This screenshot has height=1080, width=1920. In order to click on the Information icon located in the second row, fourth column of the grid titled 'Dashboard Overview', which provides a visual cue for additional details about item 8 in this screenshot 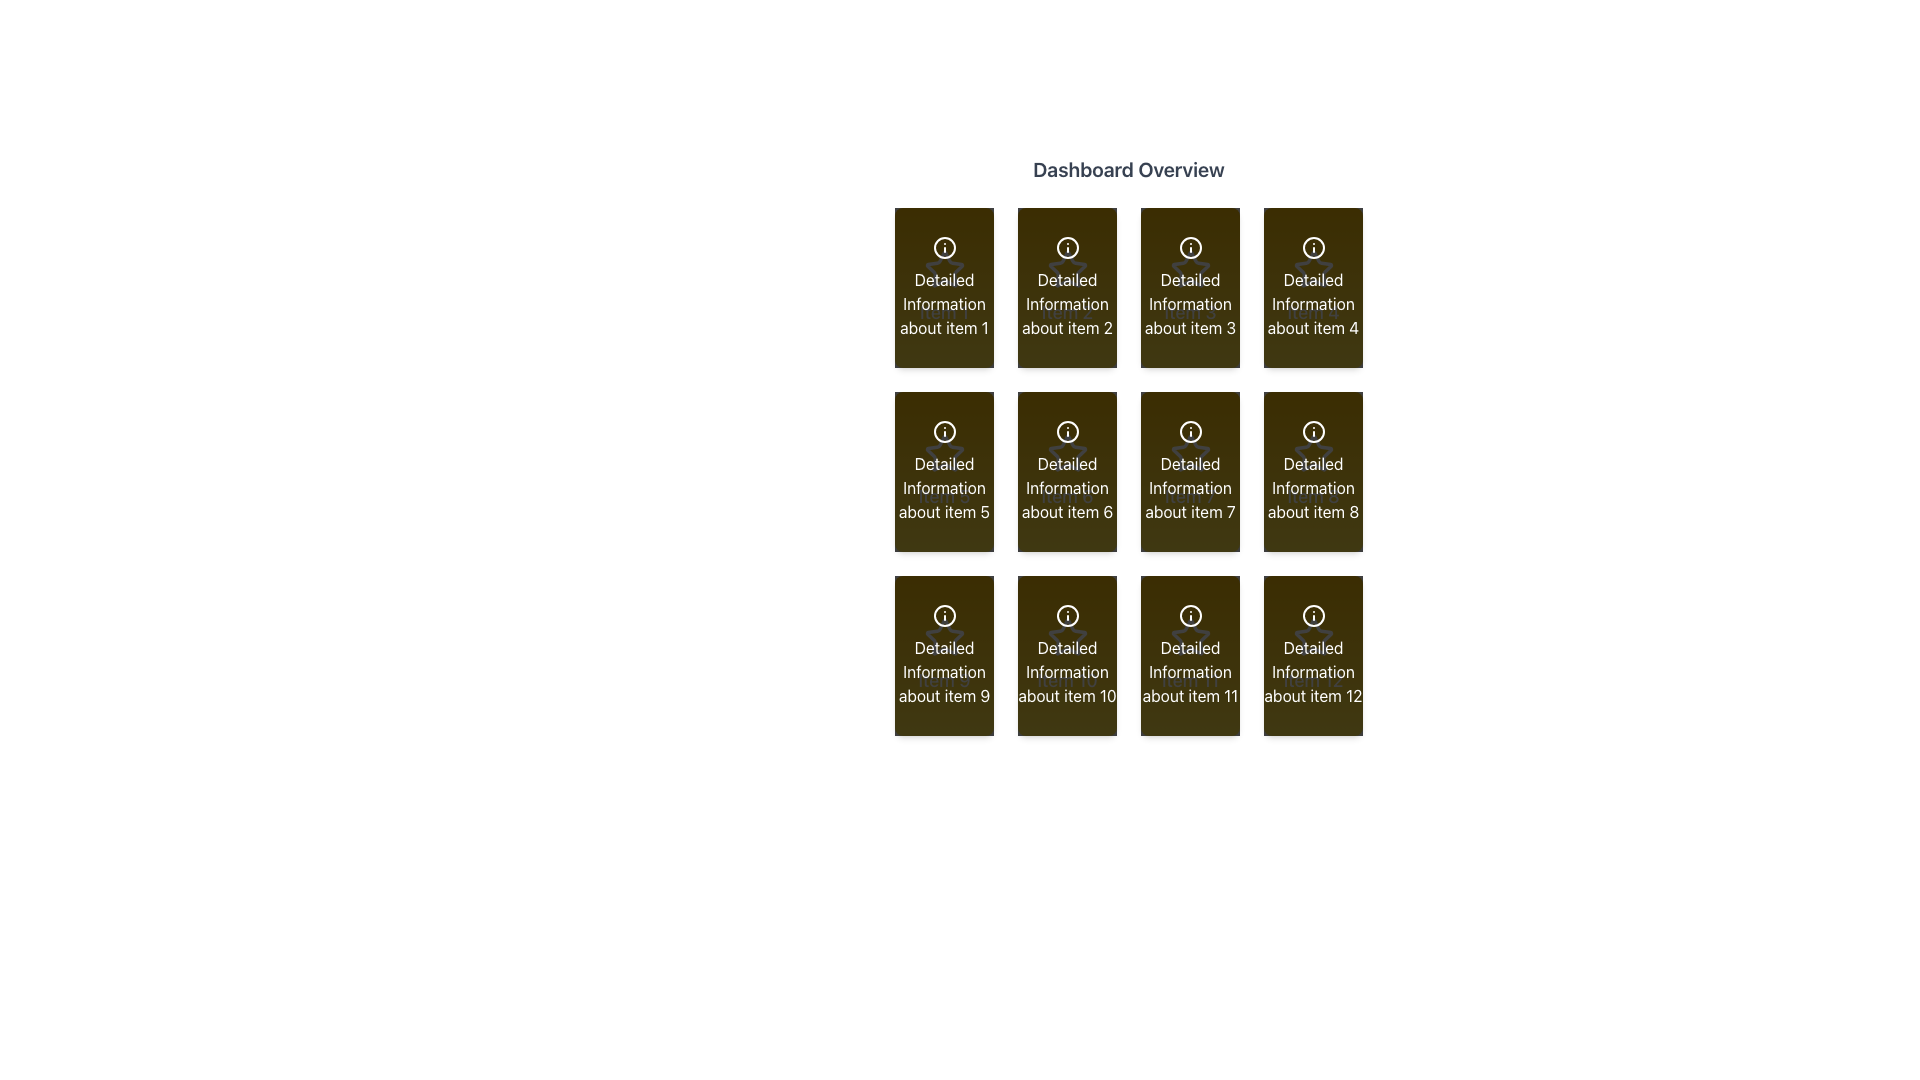, I will do `click(1313, 431)`.